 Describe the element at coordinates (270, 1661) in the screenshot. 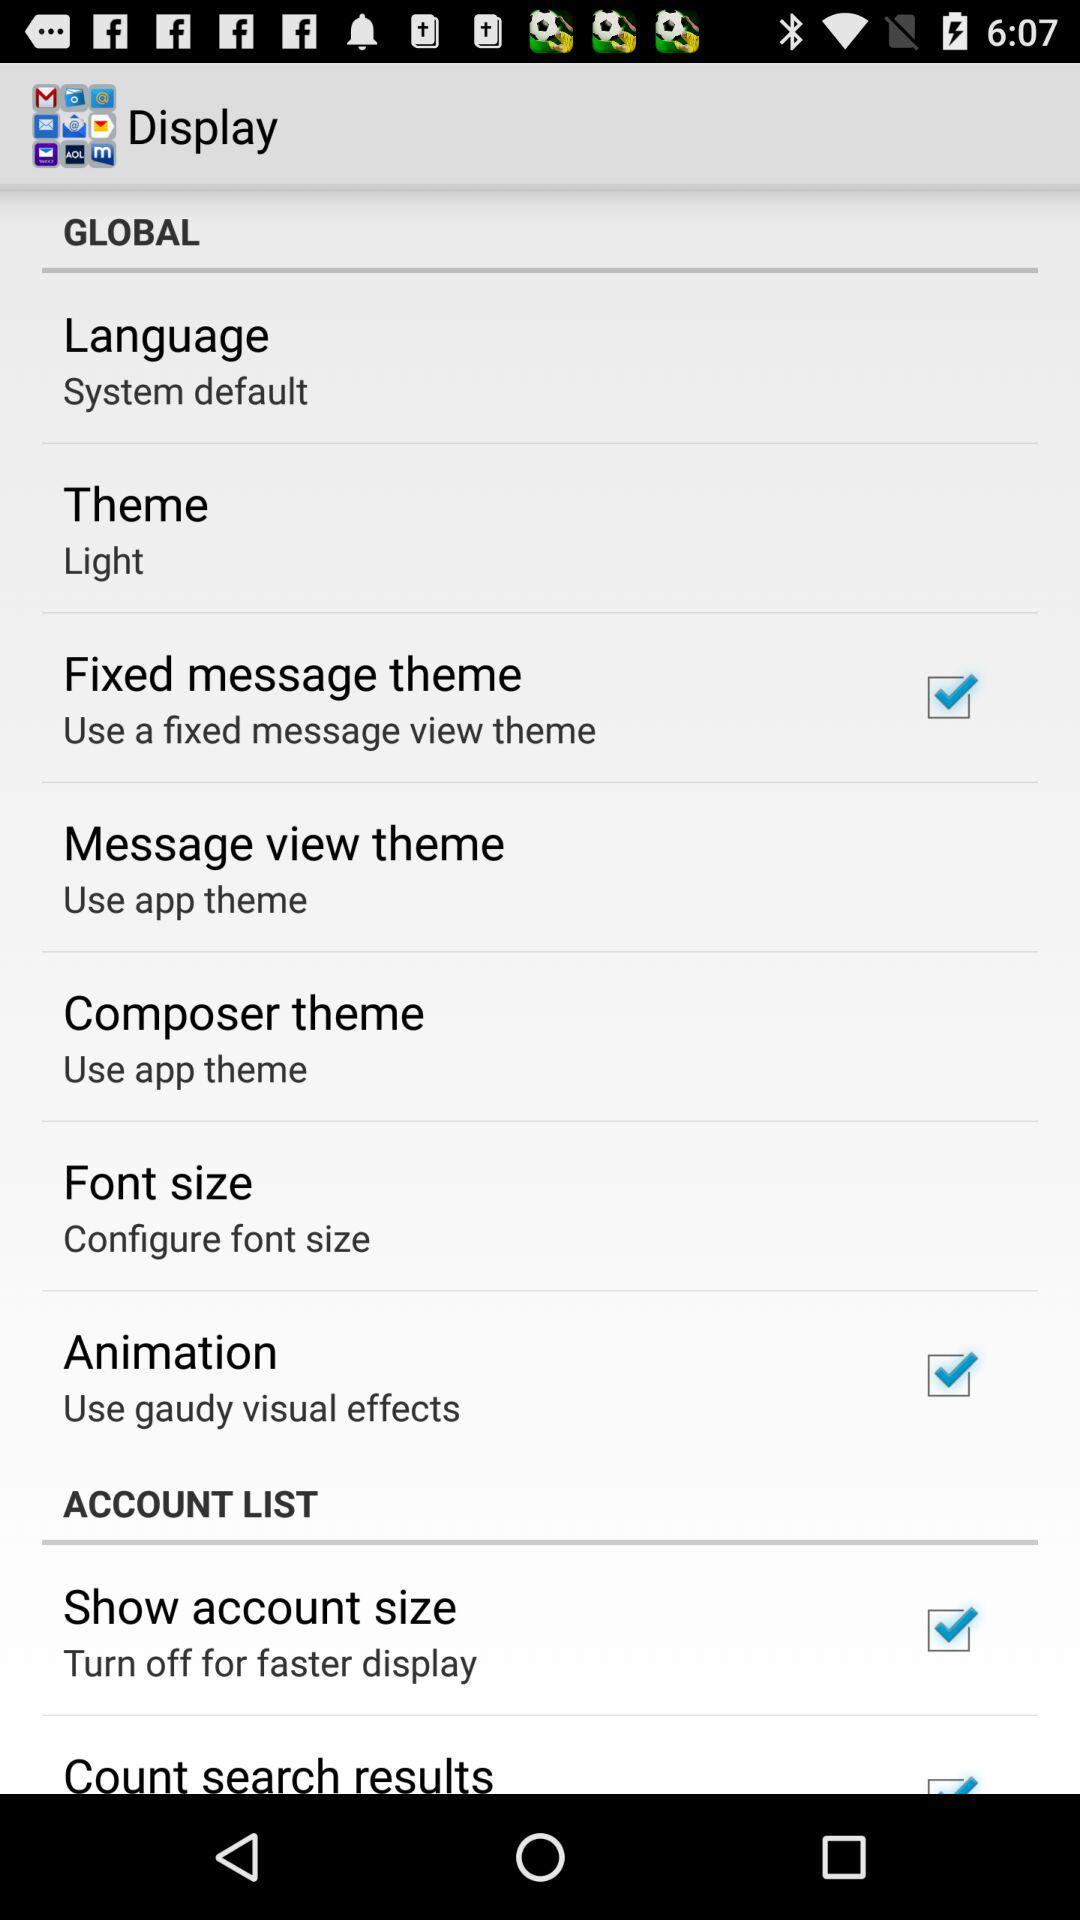

I see `the item below show account size app` at that location.